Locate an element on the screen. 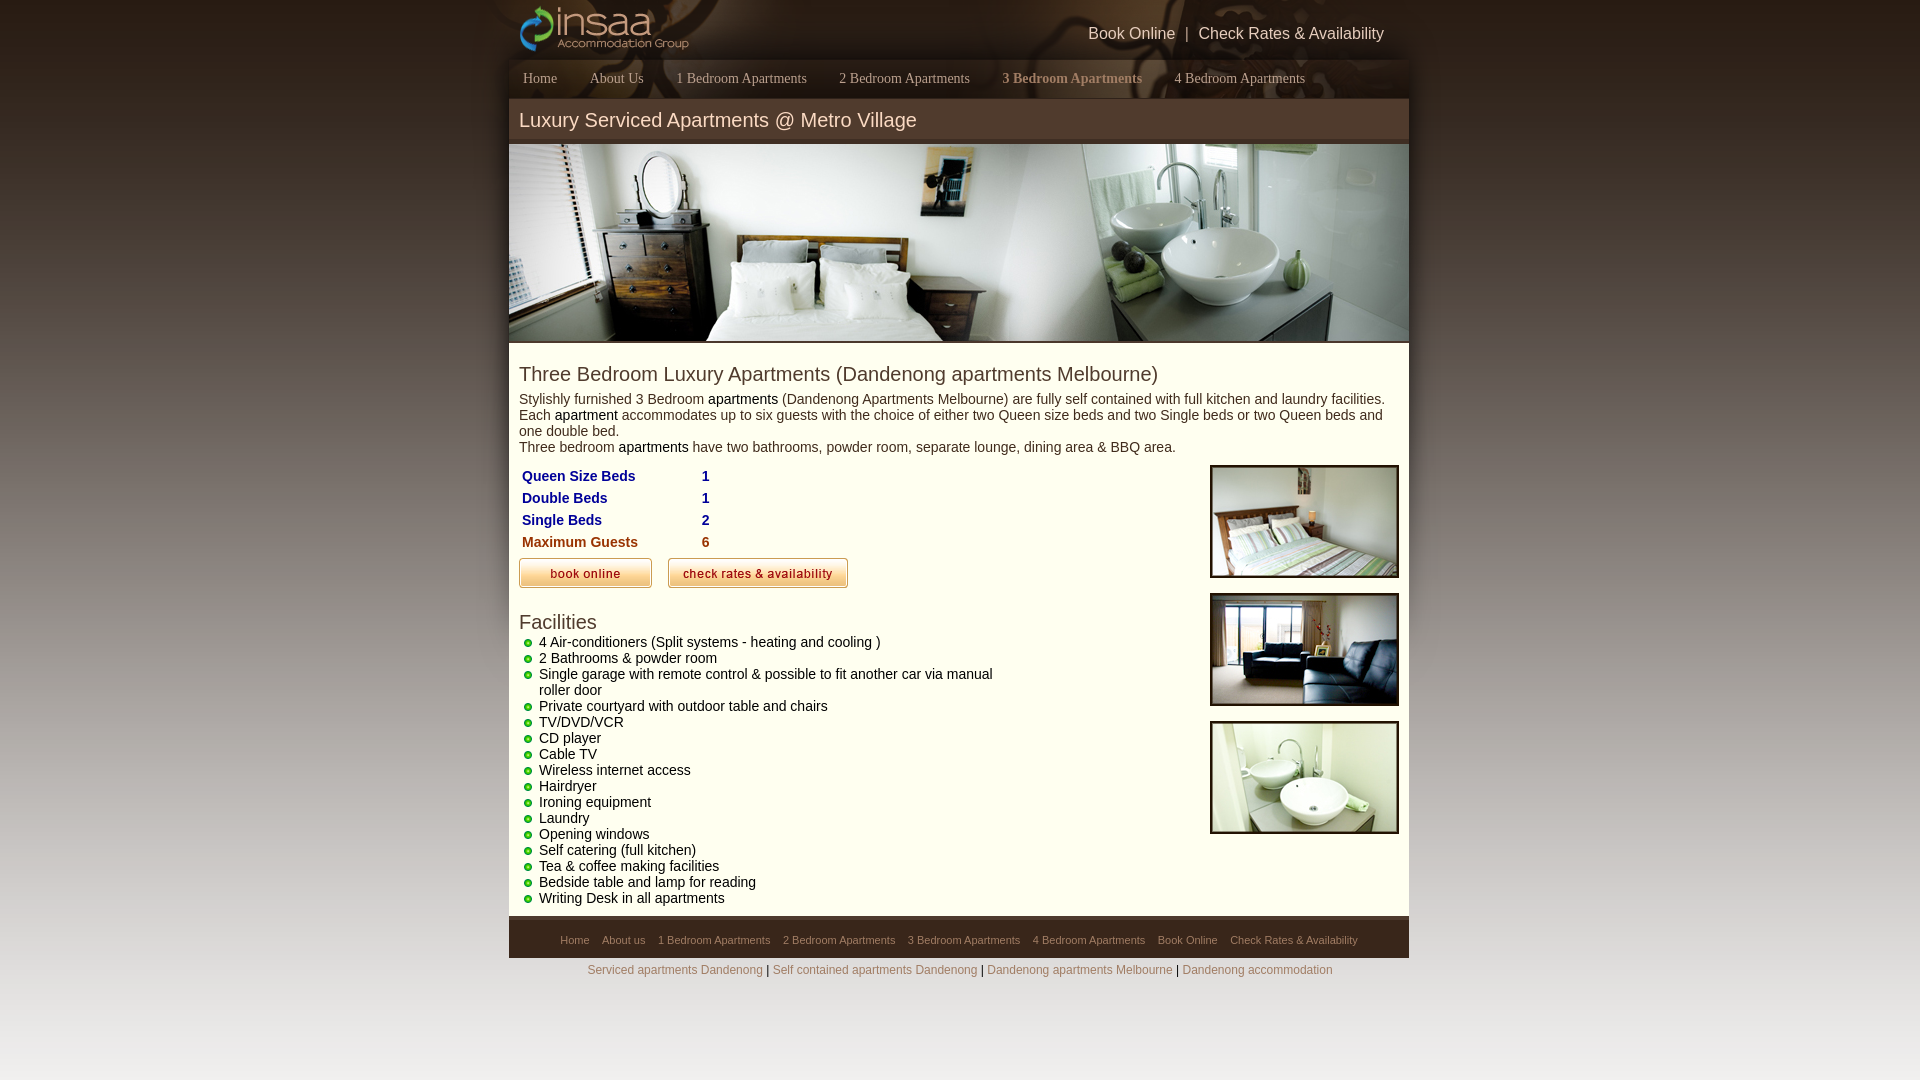 The image size is (1920, 1080). 'Book Online' is located at coordinates (1082, 34).